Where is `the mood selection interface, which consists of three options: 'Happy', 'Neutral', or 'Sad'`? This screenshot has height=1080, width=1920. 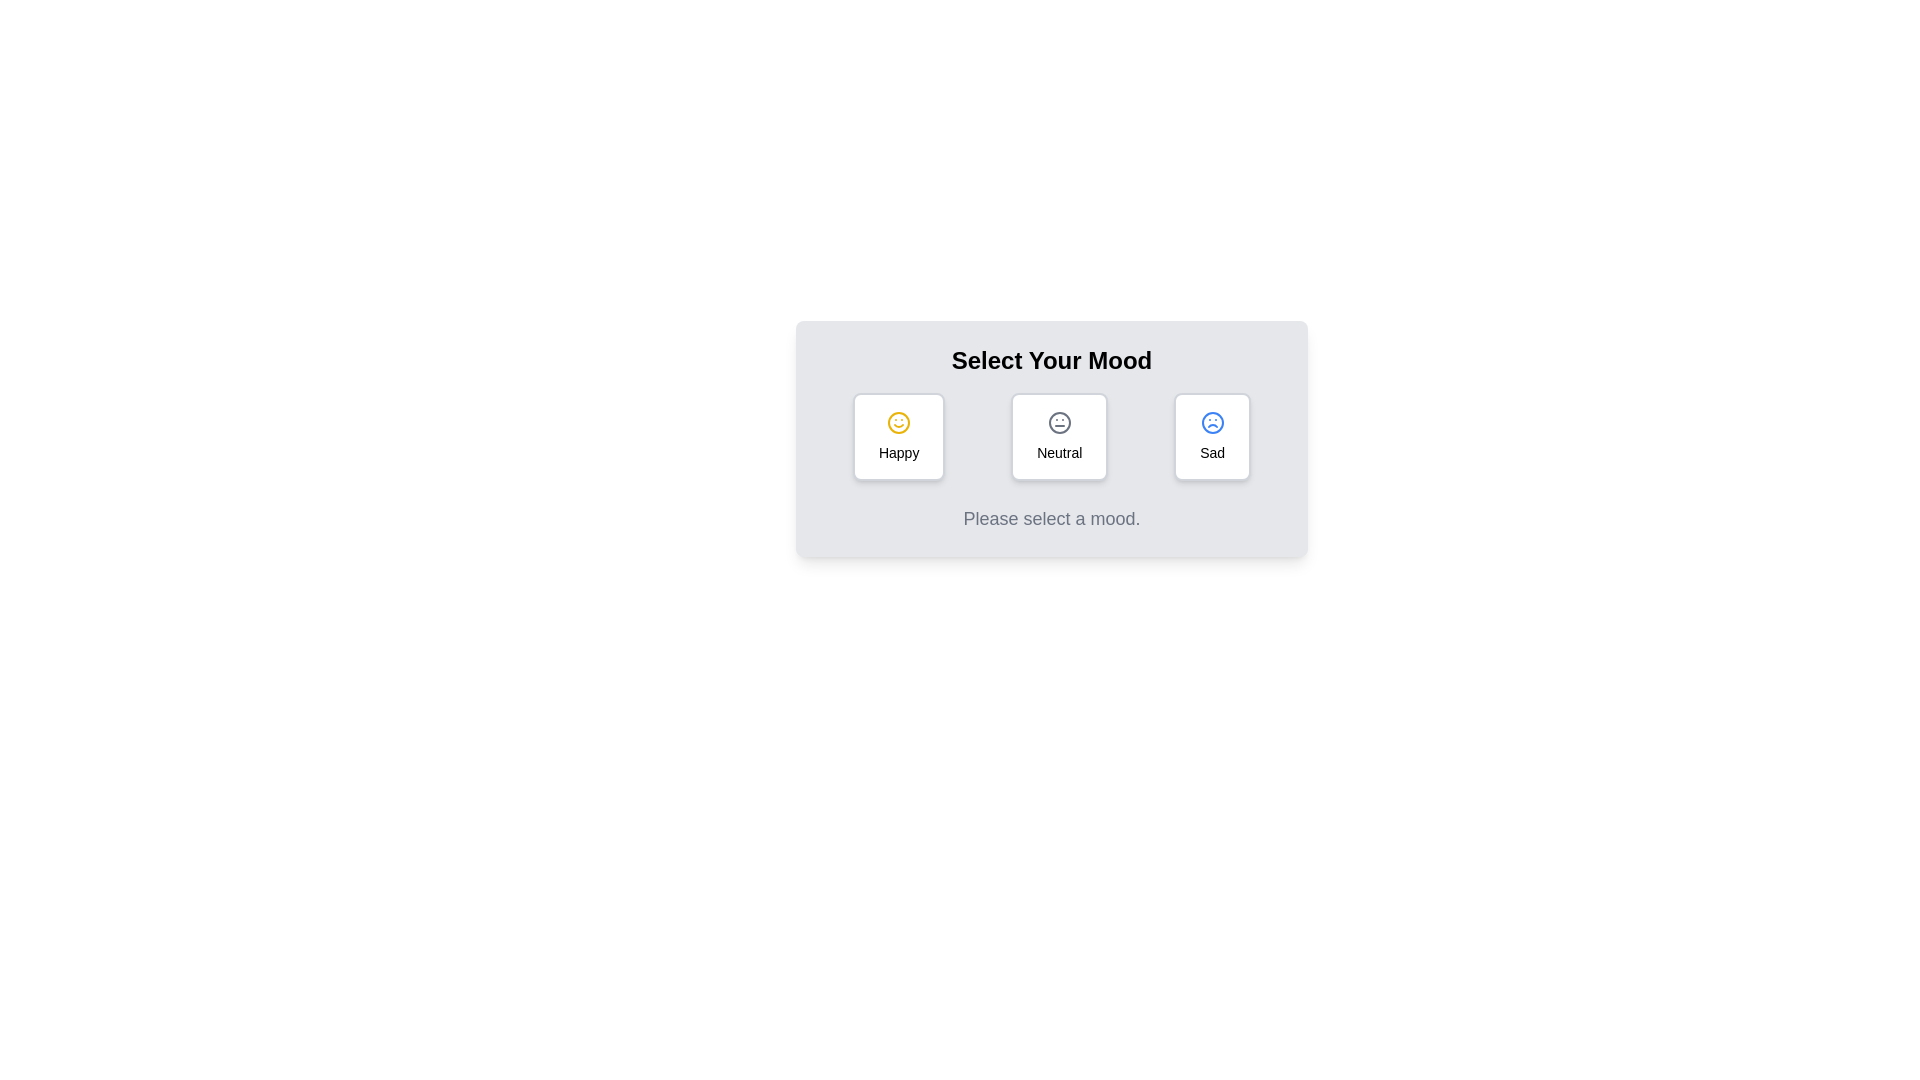 the mood selection interface, which consists of three options: 'Happy', 'Neutral', or 'Sad' is located at coordinates (1050, 438).